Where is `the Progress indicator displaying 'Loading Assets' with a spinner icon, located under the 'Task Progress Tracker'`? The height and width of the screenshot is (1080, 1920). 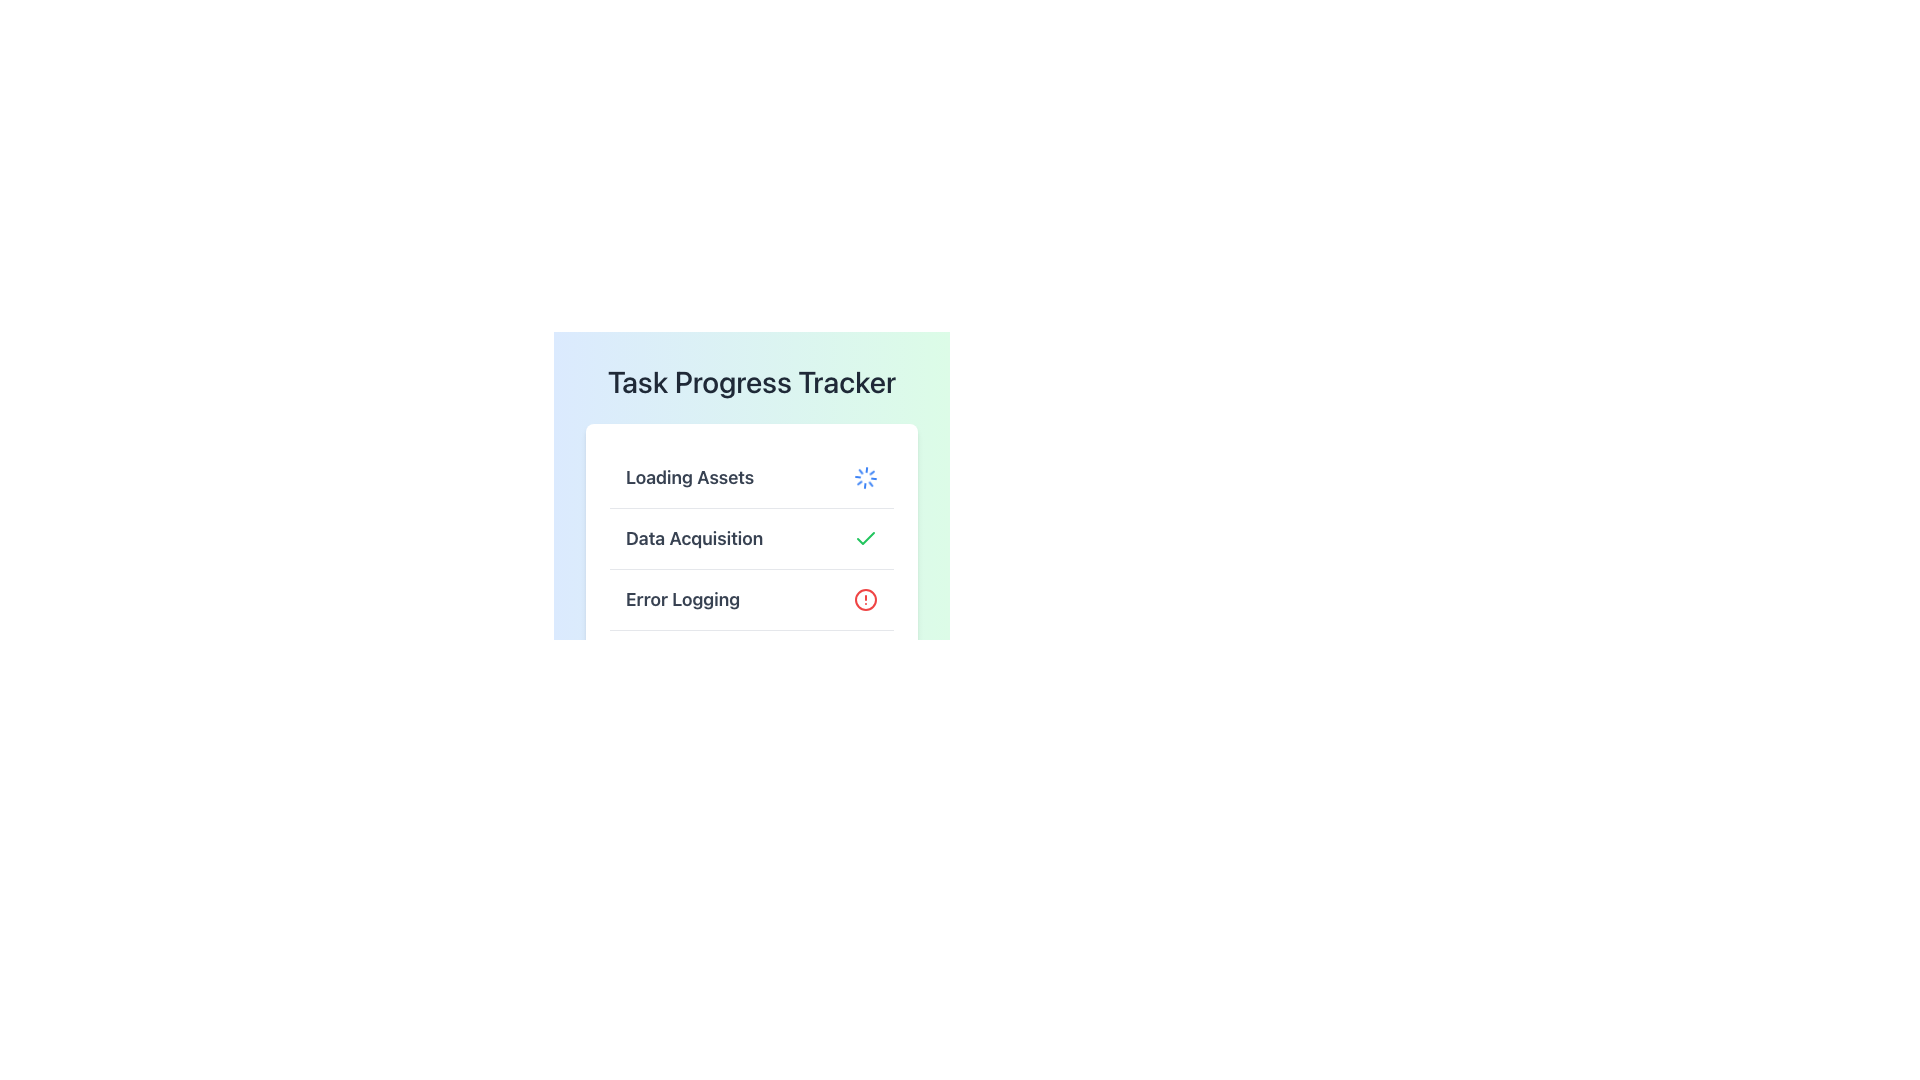 the Progress indicator displaying 'Loading Assets' with a spinner icon, located under the 'Task Progress Tracker' is located at coordinates (751, 474).